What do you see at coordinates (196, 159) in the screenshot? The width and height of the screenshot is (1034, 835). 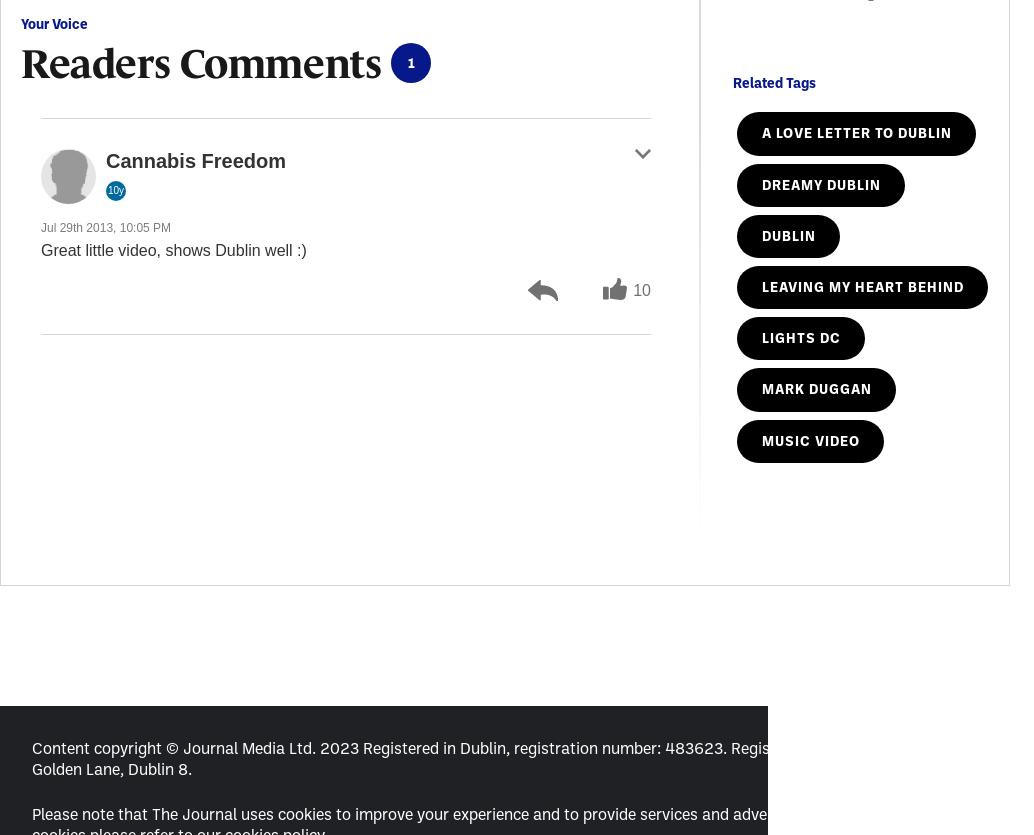 I see `'Cannabis Freedom'` at bounding box center [196, 159].